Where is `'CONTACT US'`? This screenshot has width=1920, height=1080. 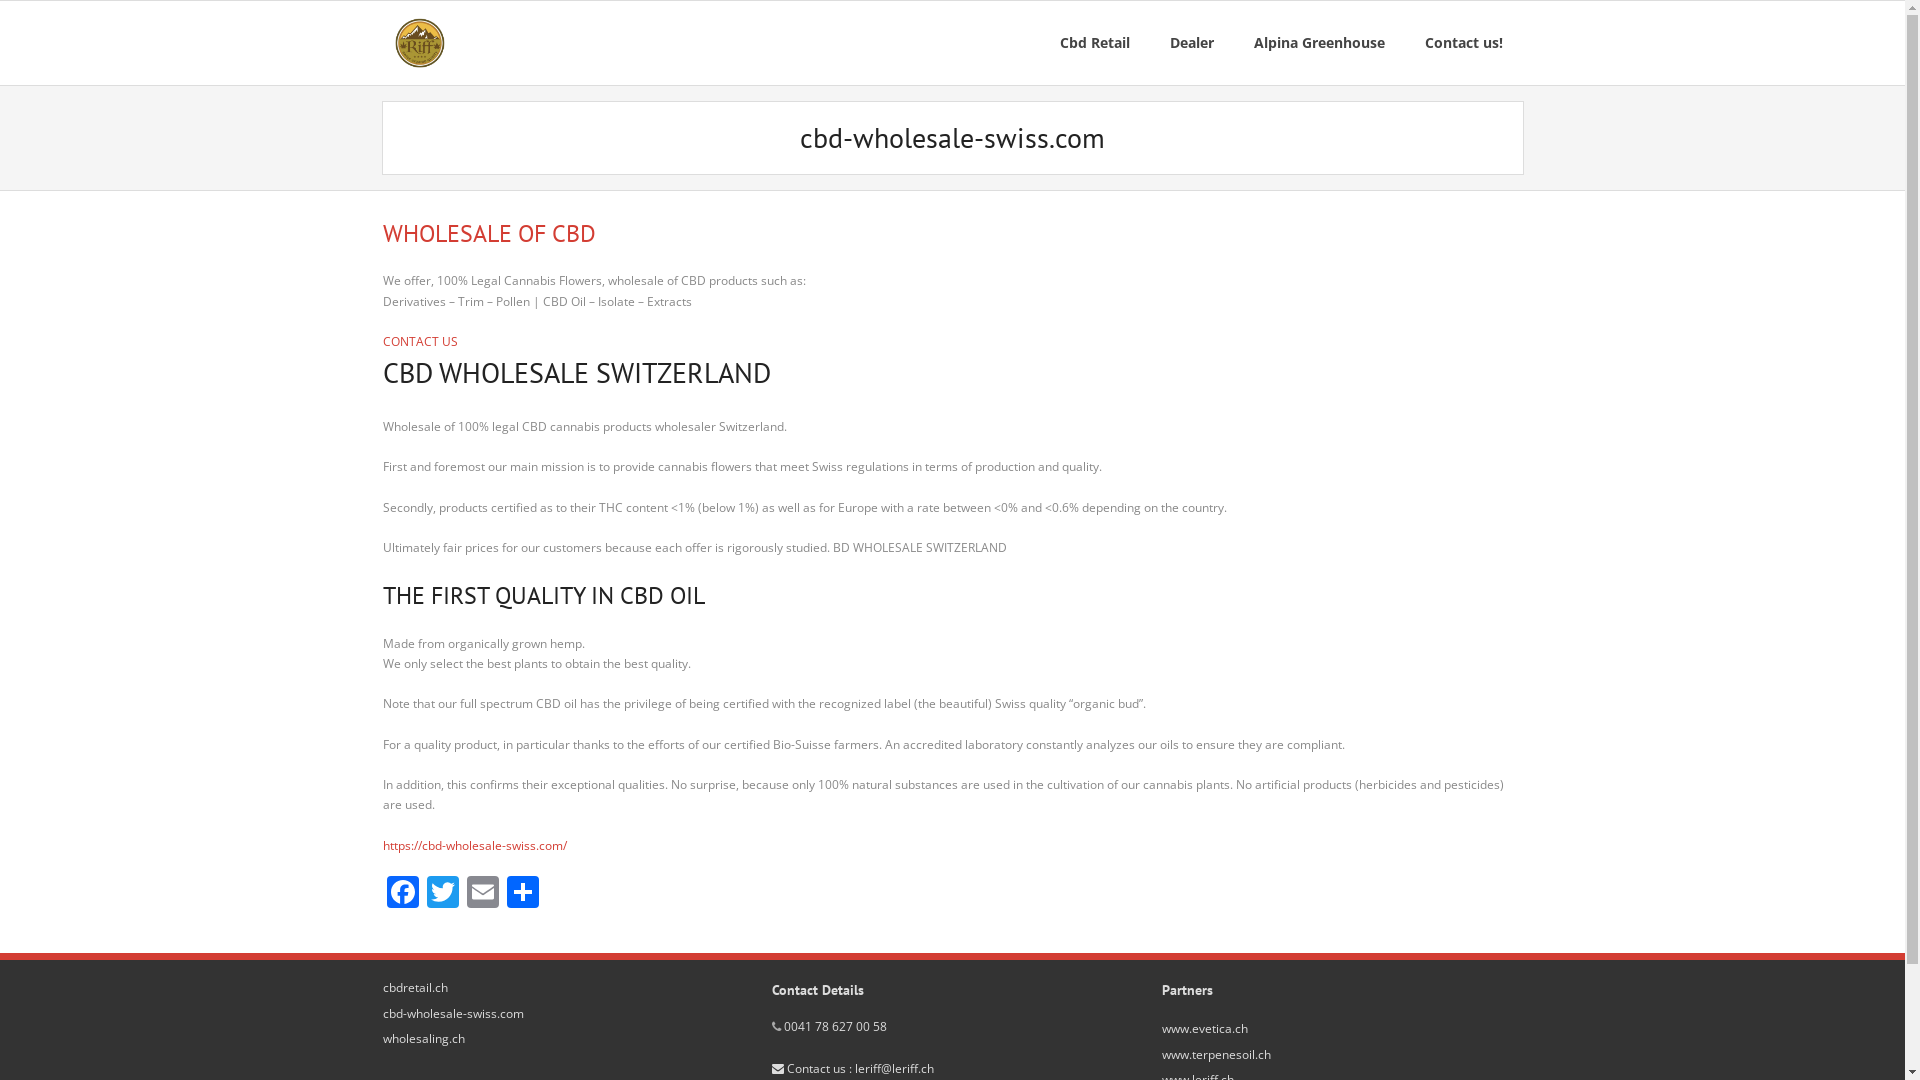 'CONTACT US' is located at coordinates (382, 340).